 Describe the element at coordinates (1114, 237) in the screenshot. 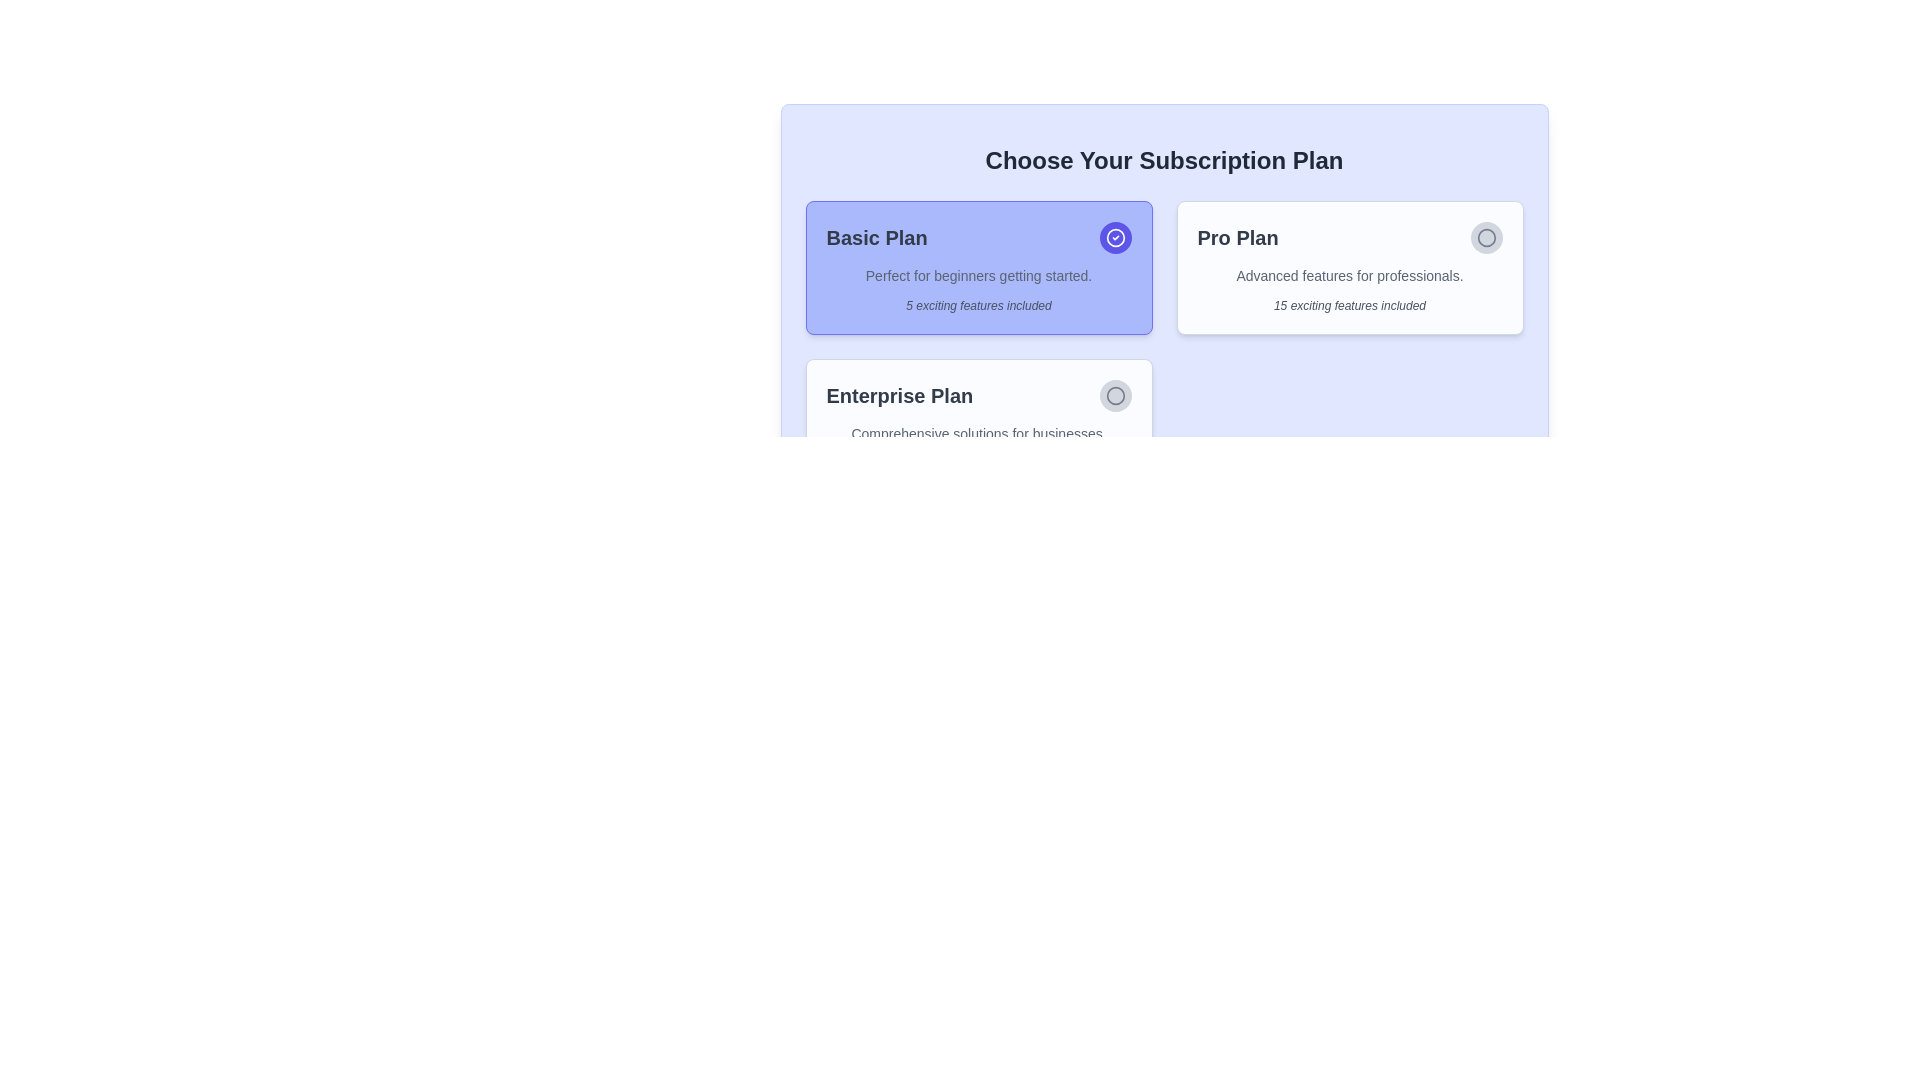

I see `Circular Decorative Component within the 'Basic Plan' card, located at the top right corner of the card layout` at that location.